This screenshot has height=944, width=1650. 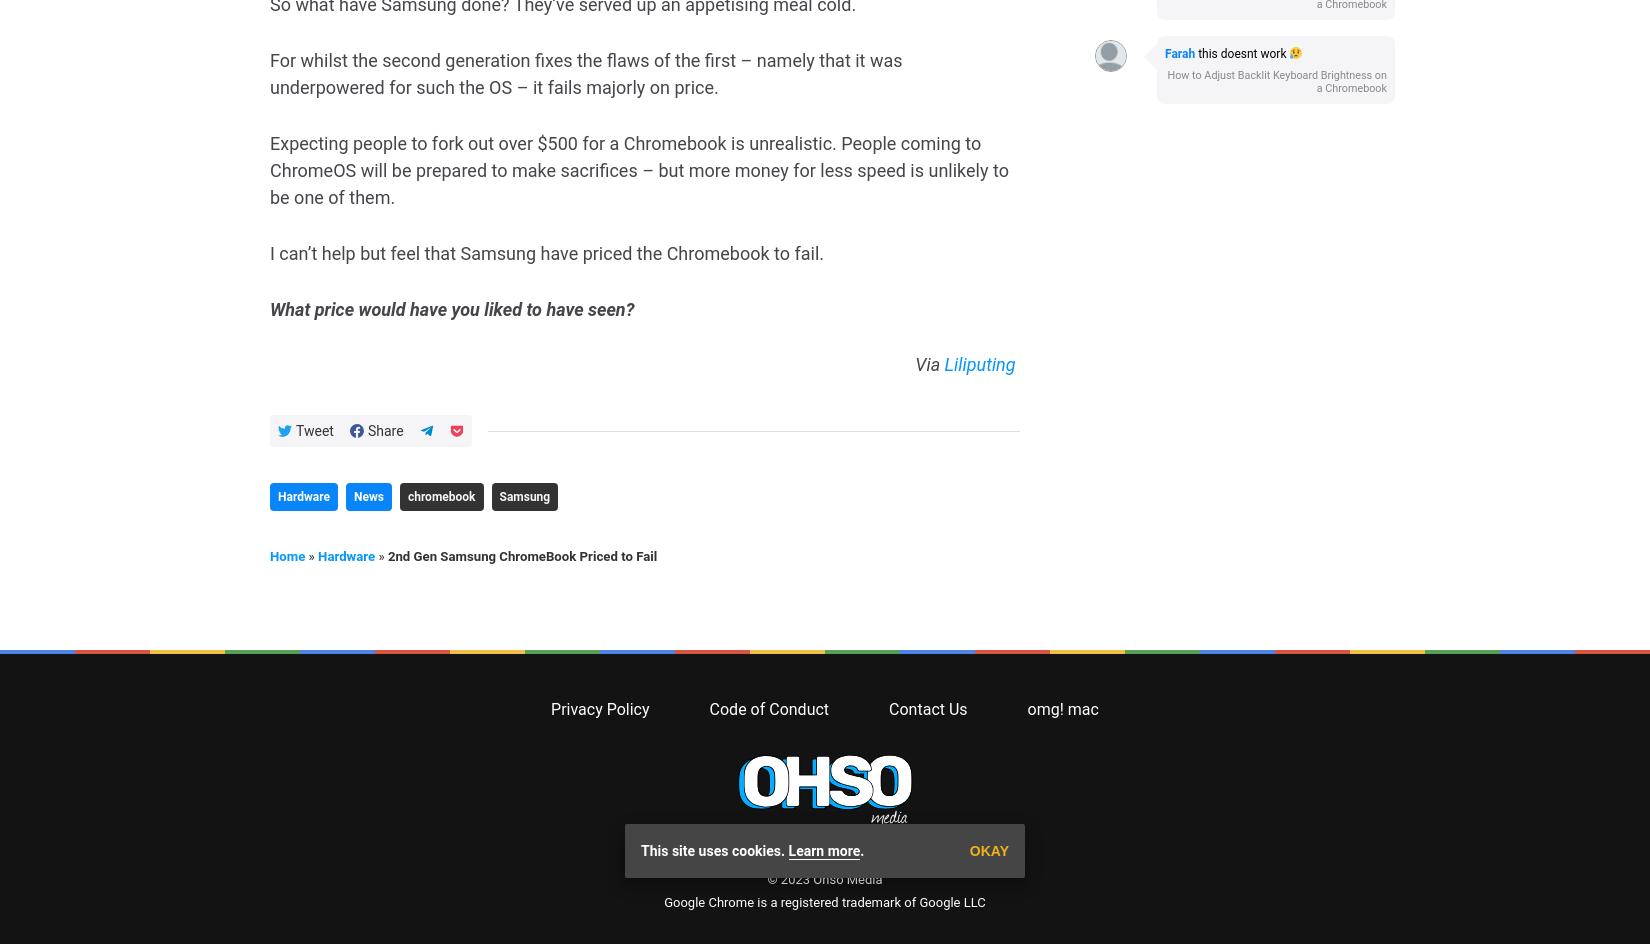 I want to click on '© 2023', so click(x=789, y=96).